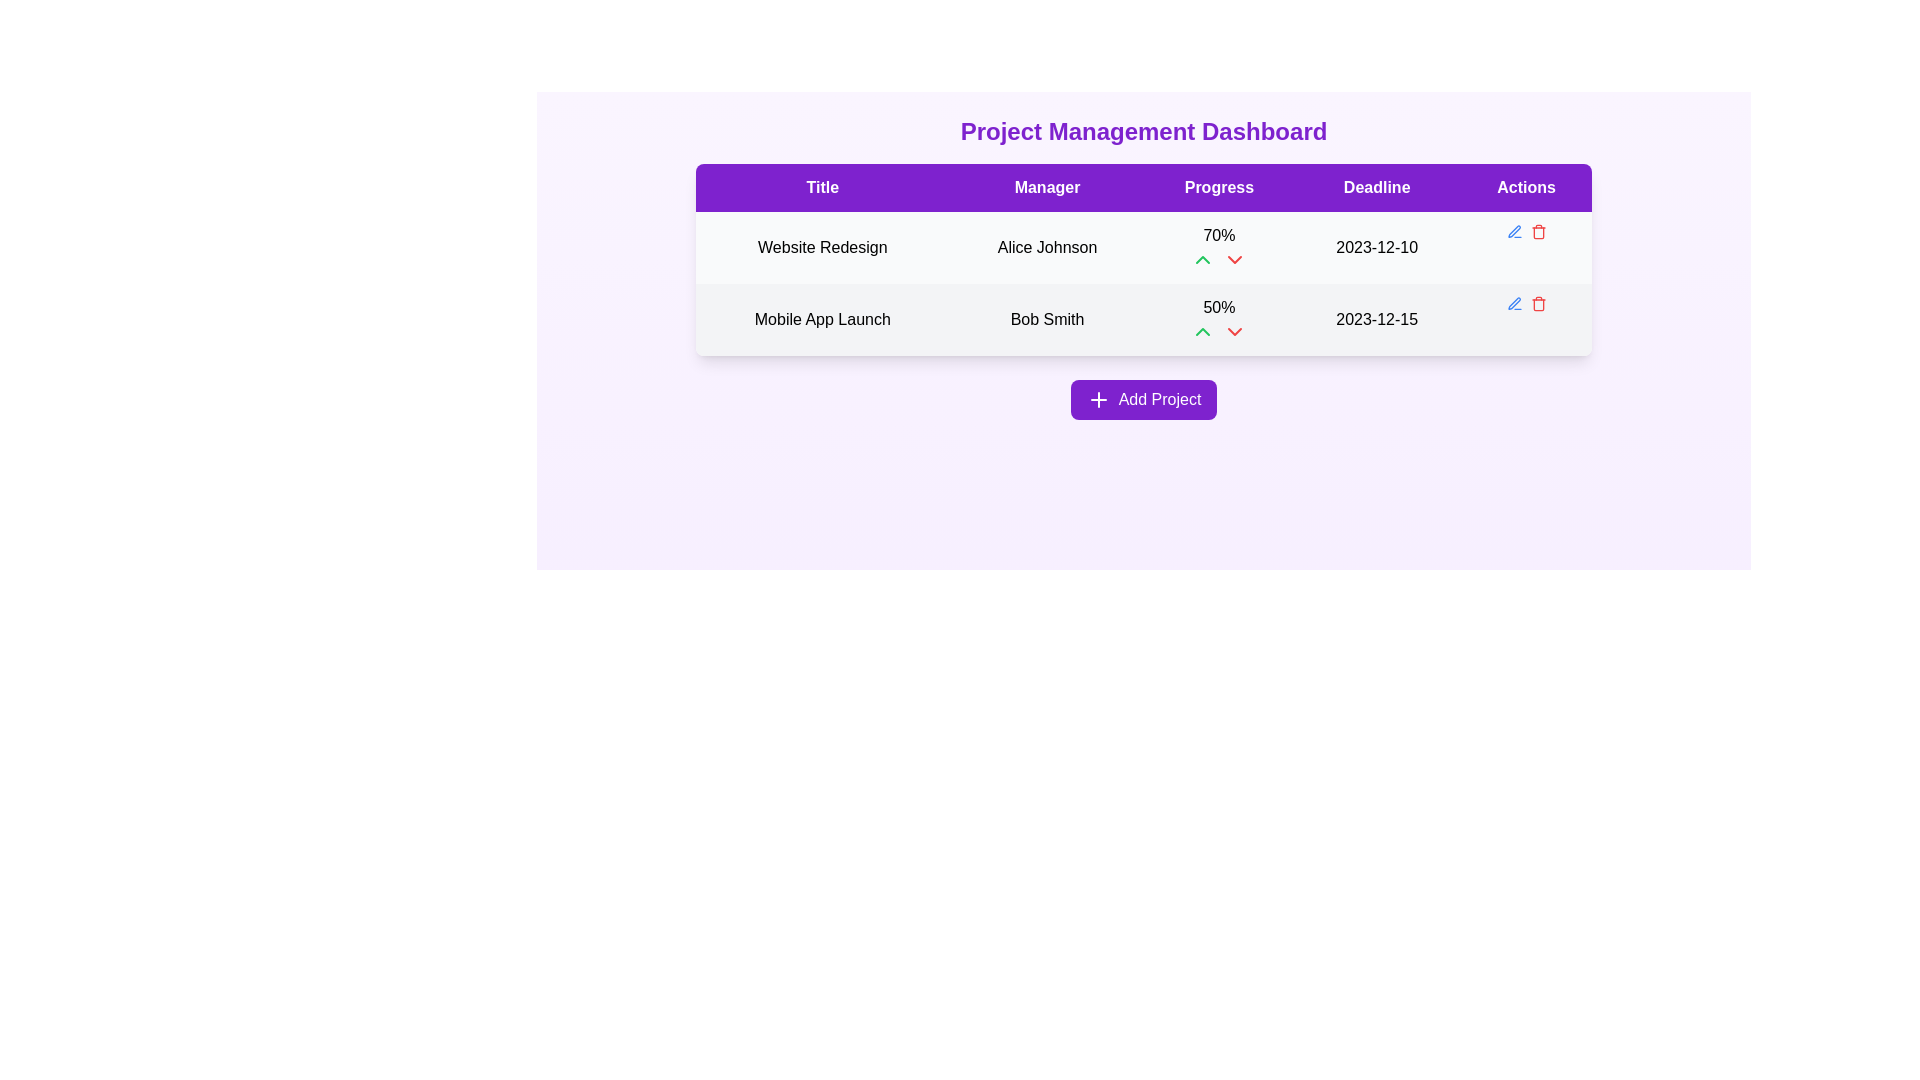 The width and height of the screenshot is (1920, 1080). Describe the element at coordinates (1525, 230) in the screenshot. I see `the group of action icons in the 'Actions' column of the first row in the 'Project Management Dashboard' table` at that location.